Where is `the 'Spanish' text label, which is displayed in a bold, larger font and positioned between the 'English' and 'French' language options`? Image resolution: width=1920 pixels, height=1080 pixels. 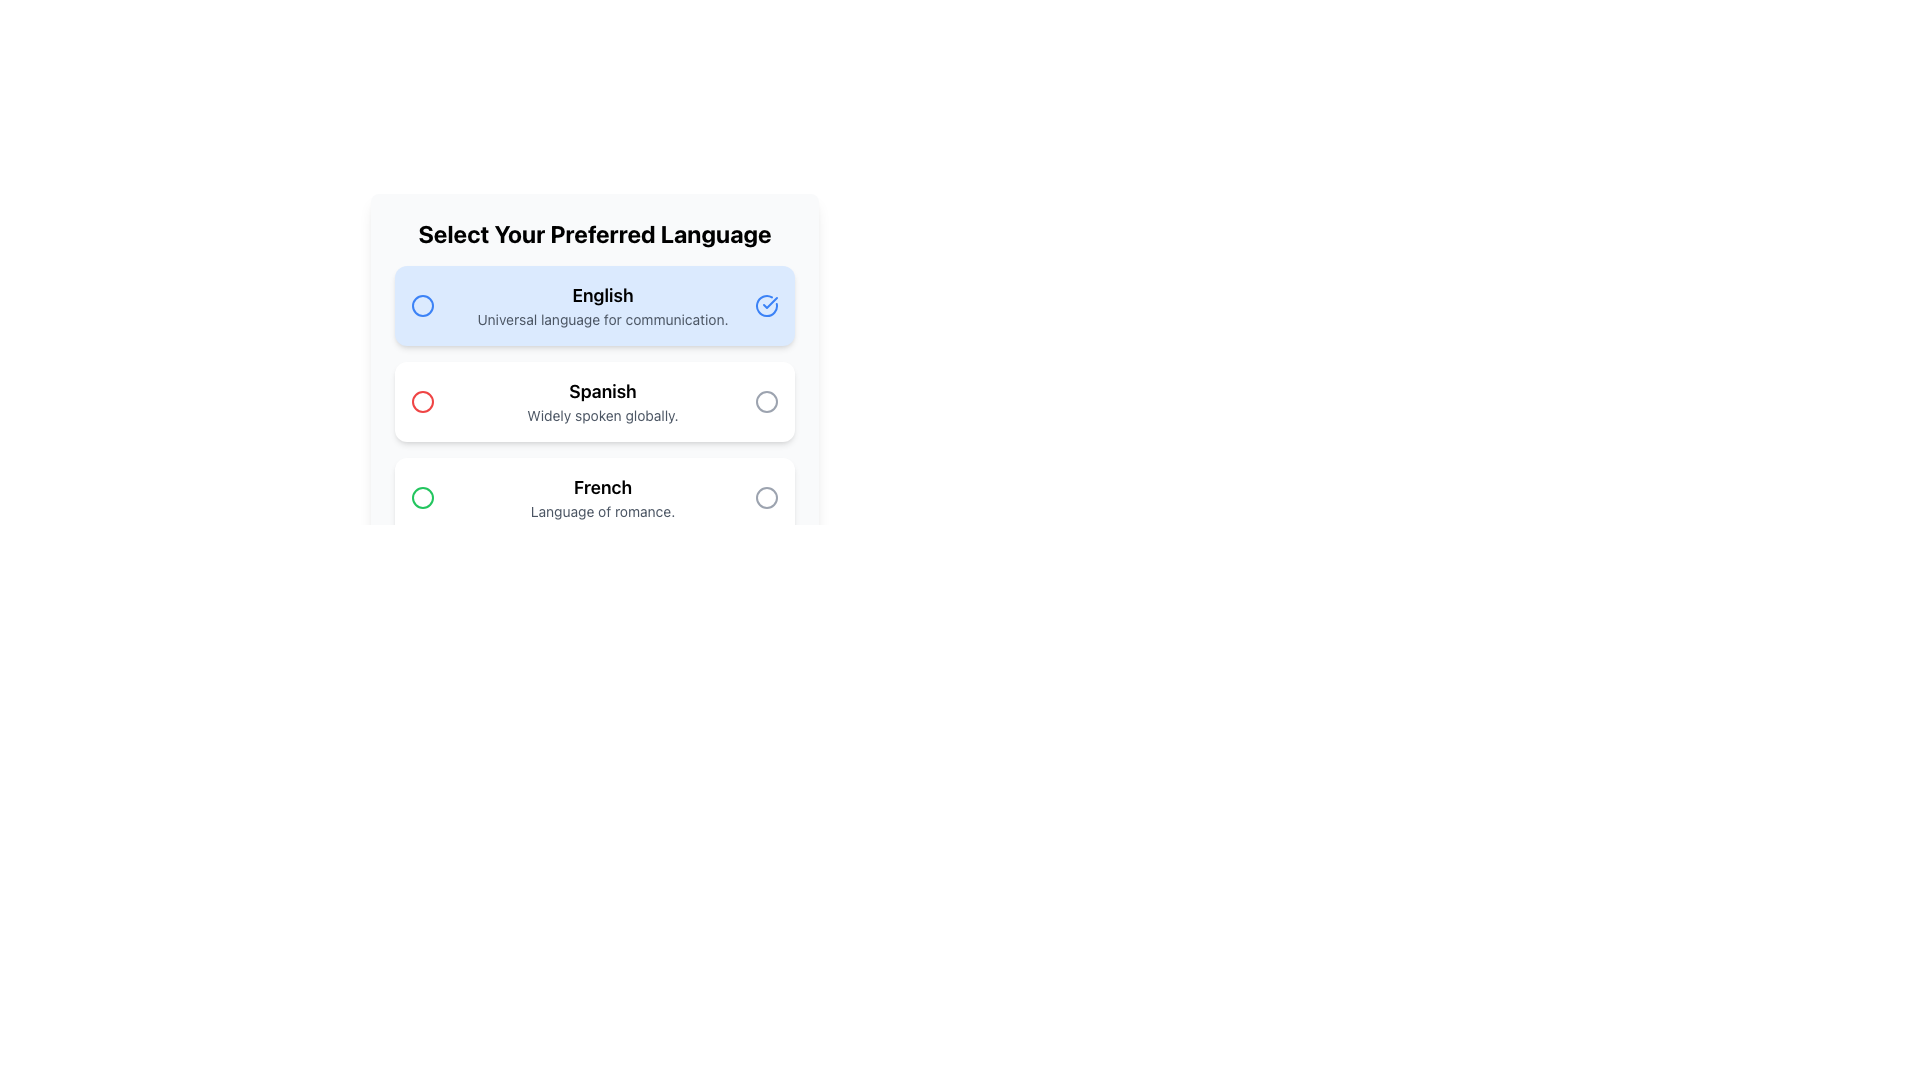
the 'Spanish' text label, which is displayed in a bold, larger font and positioned between the 'English' and 'French' language options is located at coordinates (602, 392).